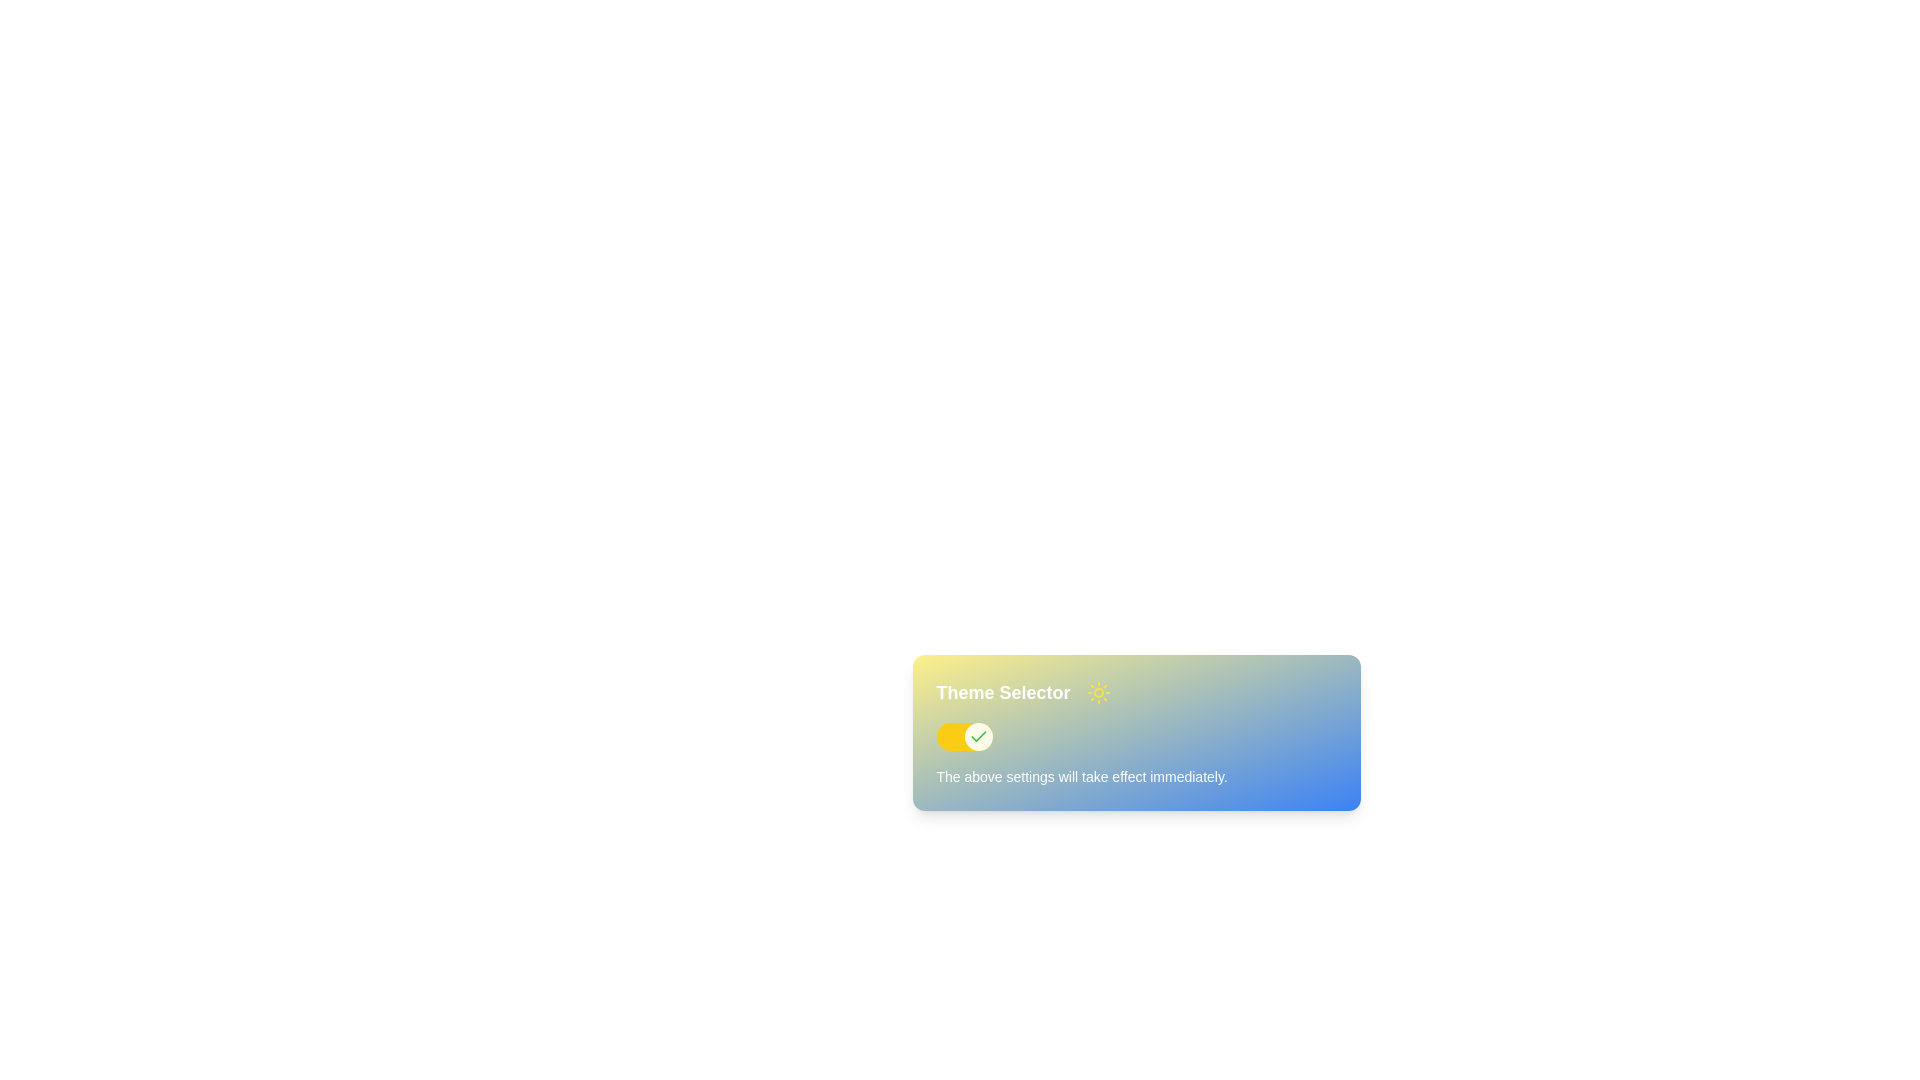 This screenshot has width=1920, height=1080. Describe the element at coordinates (1136, 775) in the screenshot. I see `the text block that provides feedback about immediate application of settings, located below the 'Theme Selector' title and toggle switch` at that location.